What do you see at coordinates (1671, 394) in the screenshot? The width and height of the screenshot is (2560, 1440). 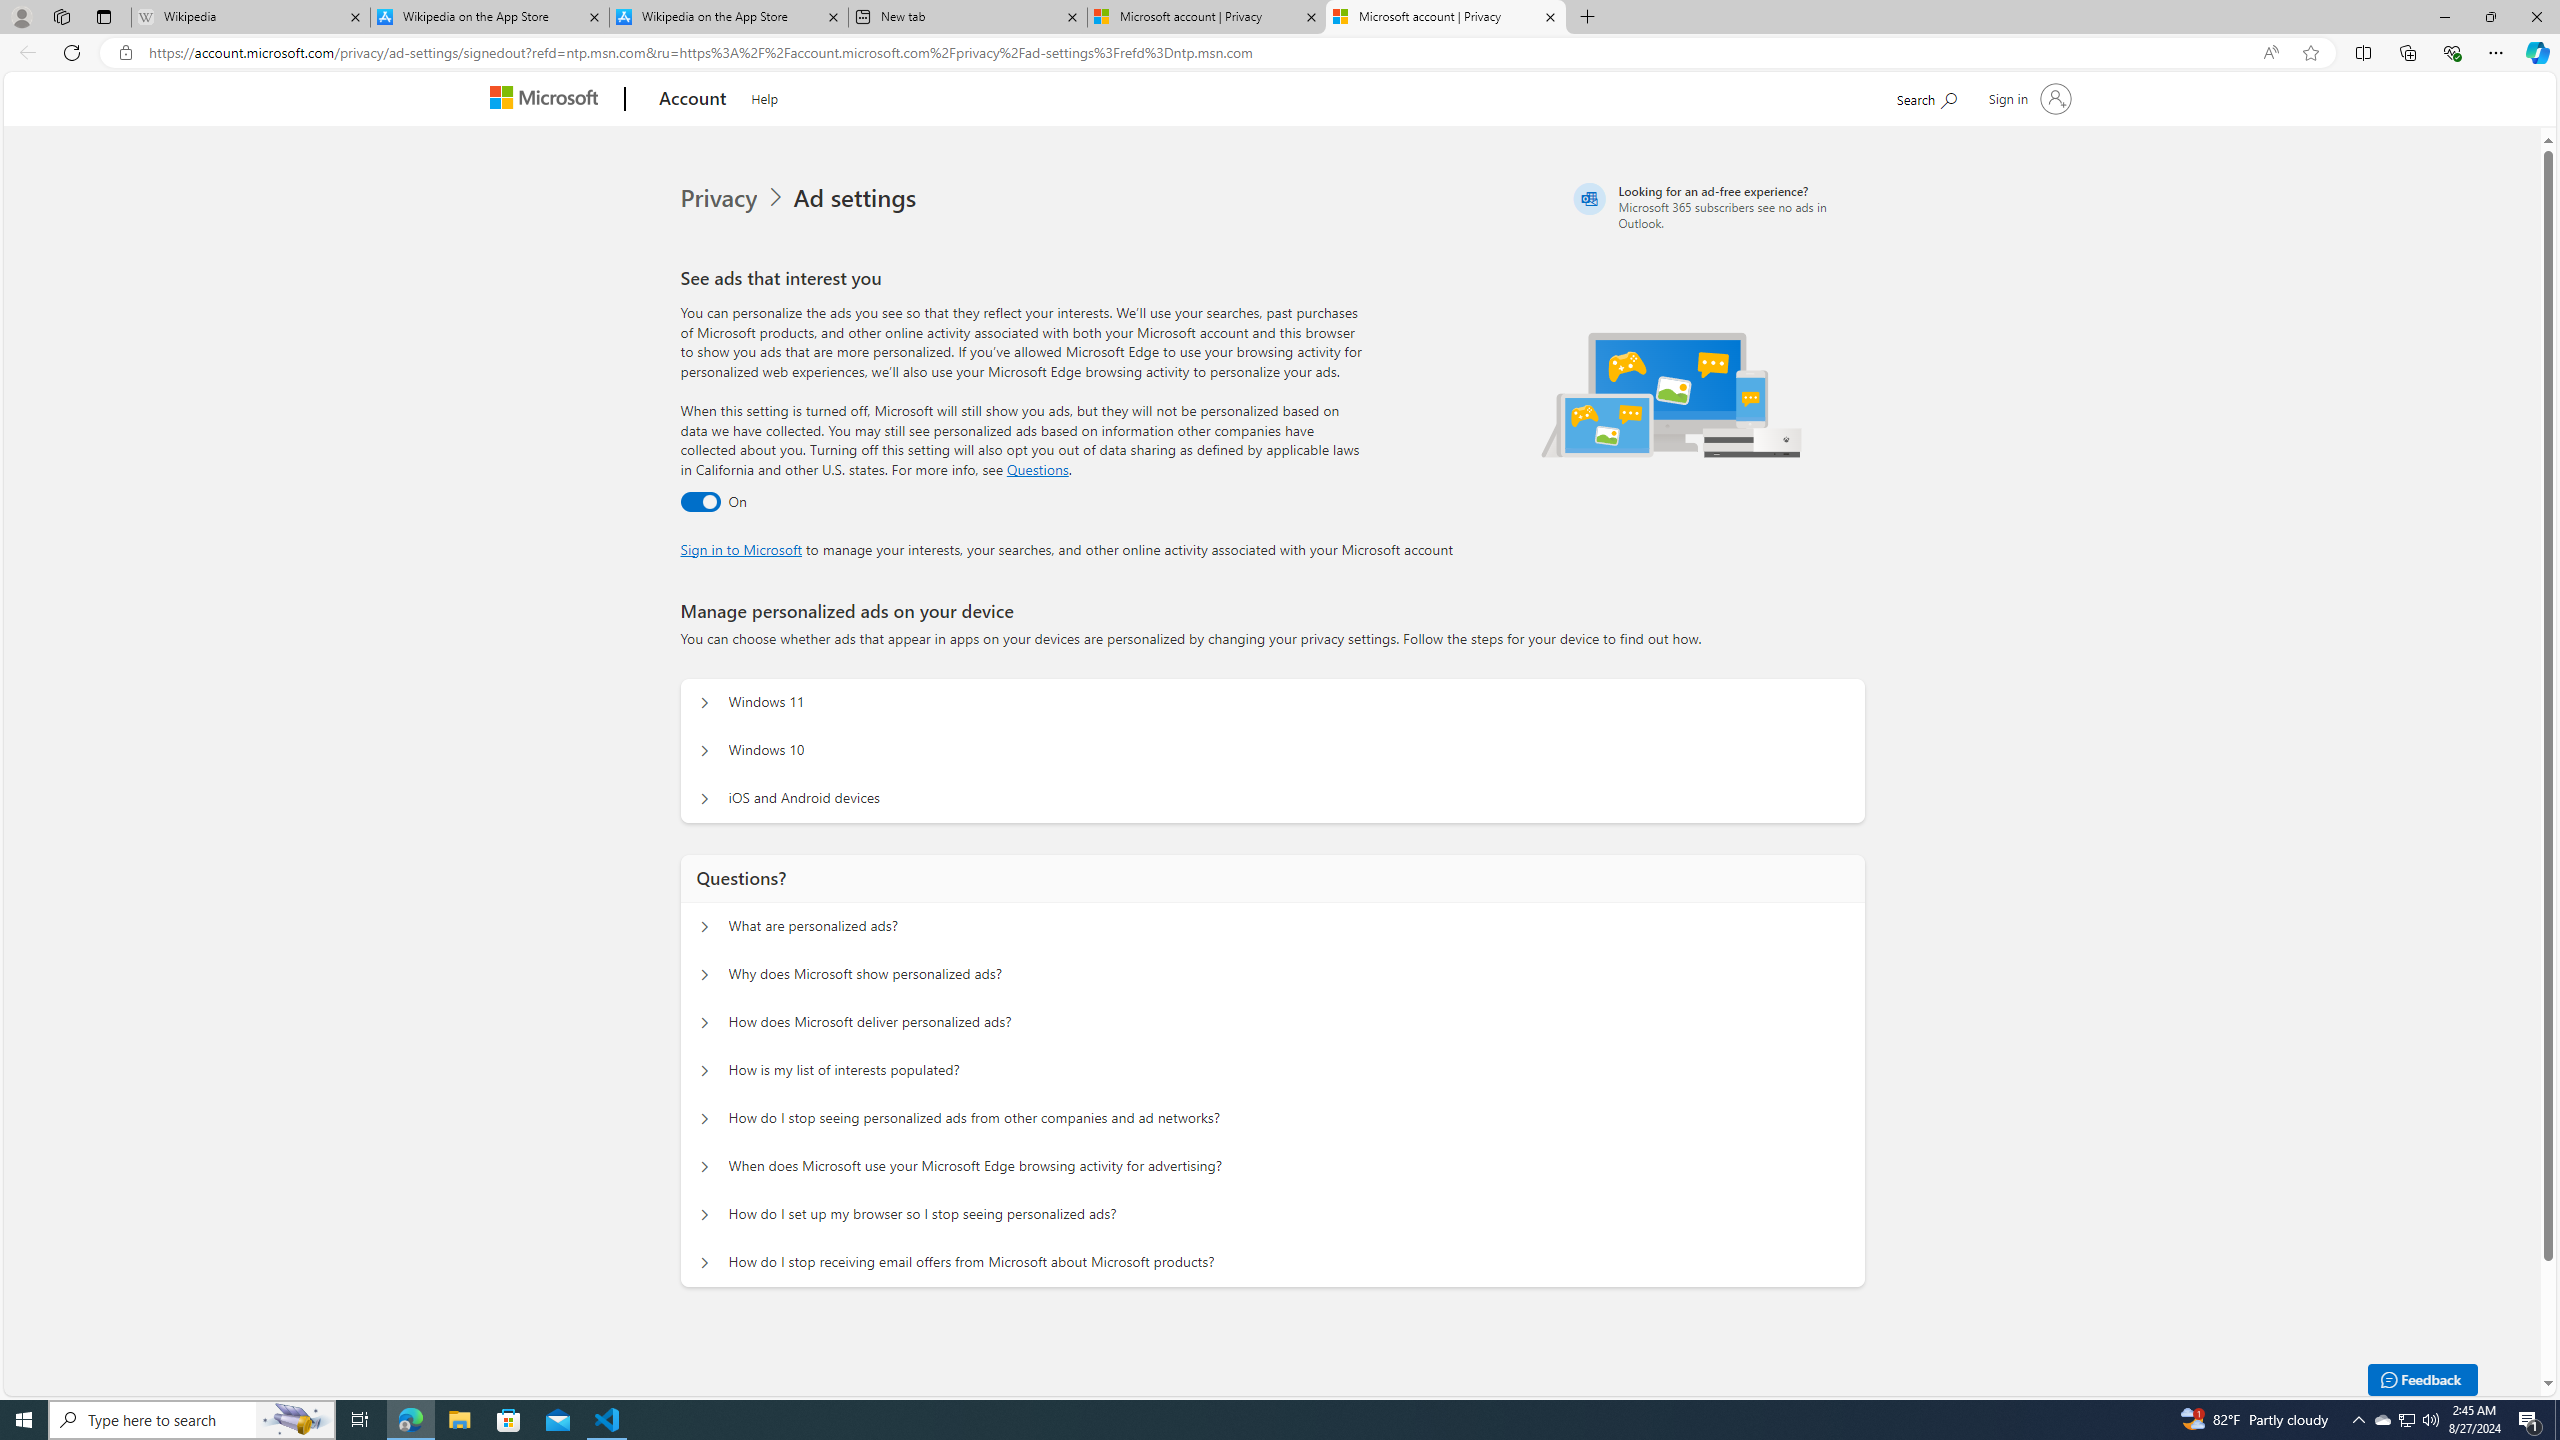 I see `'Illustration of multiple devices'` at bounding box center [1671, 394].